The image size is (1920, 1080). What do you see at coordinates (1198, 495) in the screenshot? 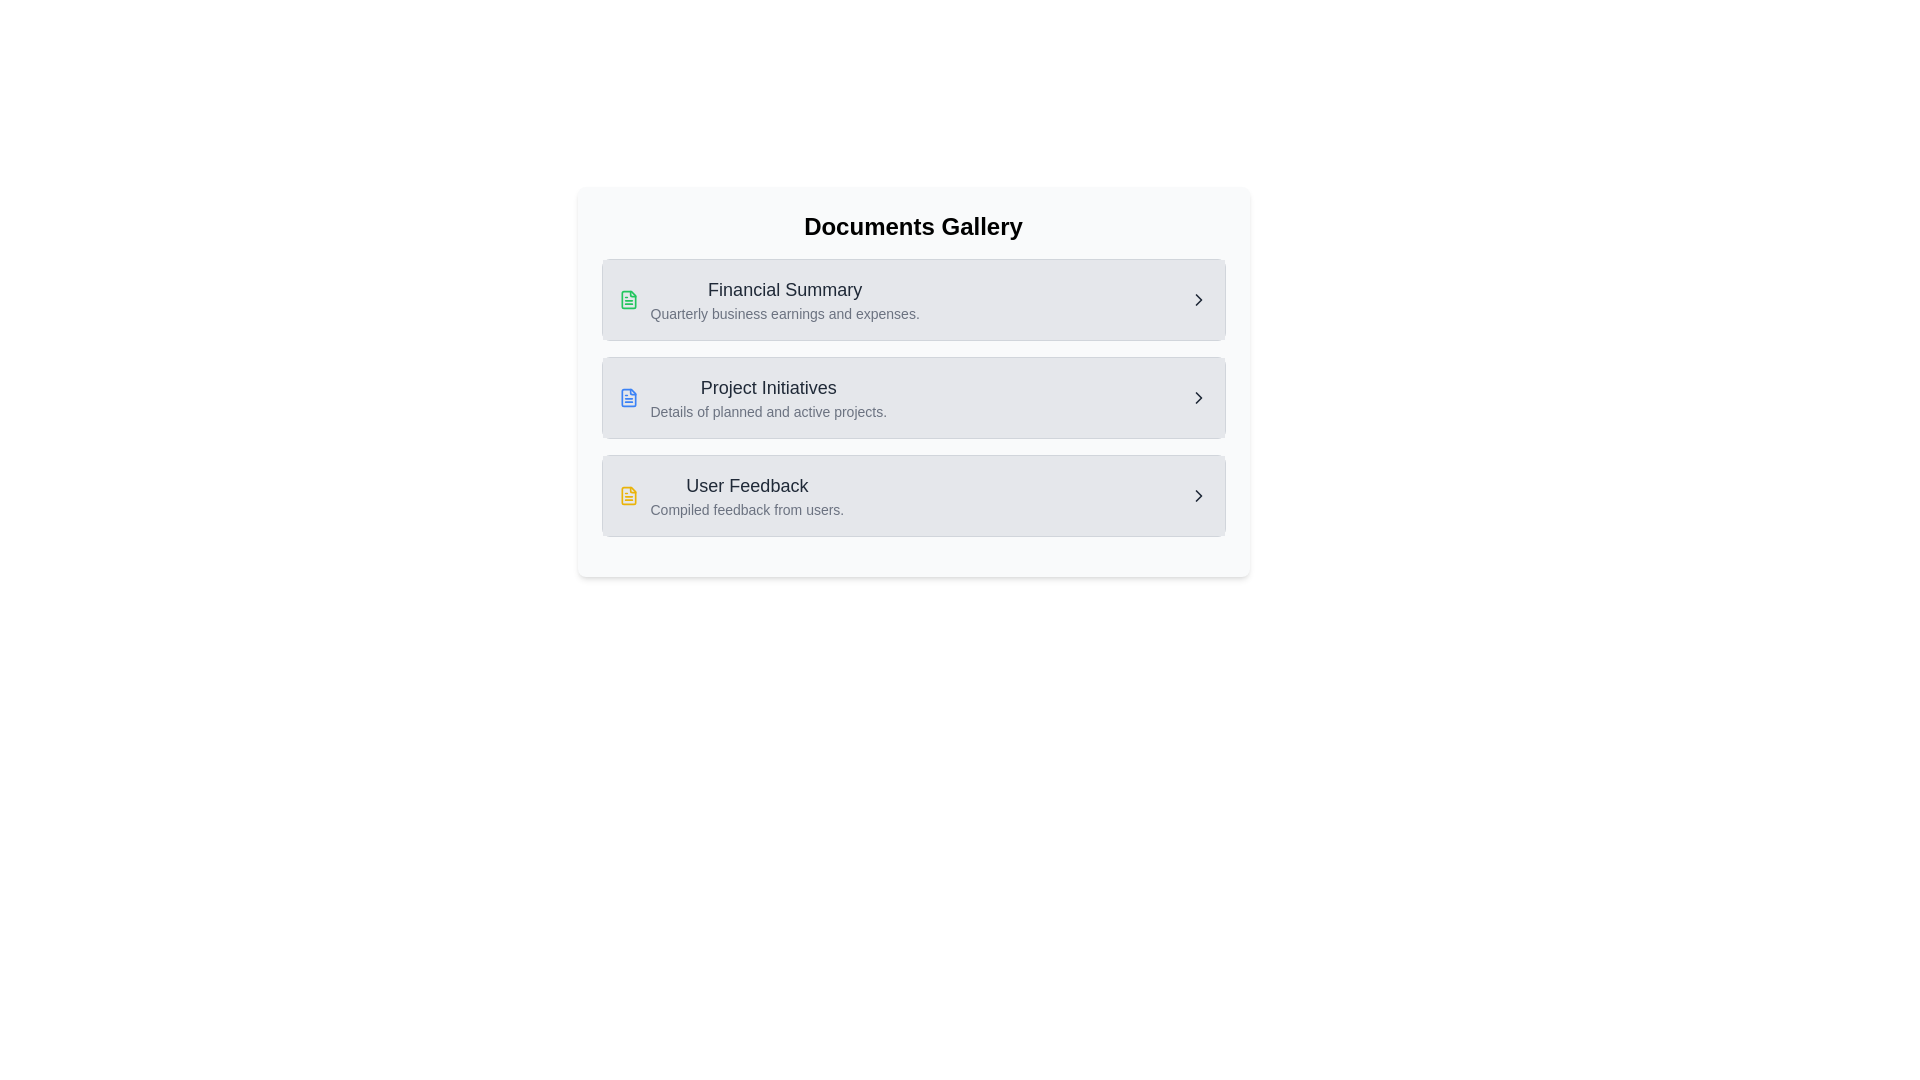
I see `the right-pointing chevron icon at the end of the 'User Feedback' list item in the 'Documents Gallery' interface` at bounding box center [1198, 495].